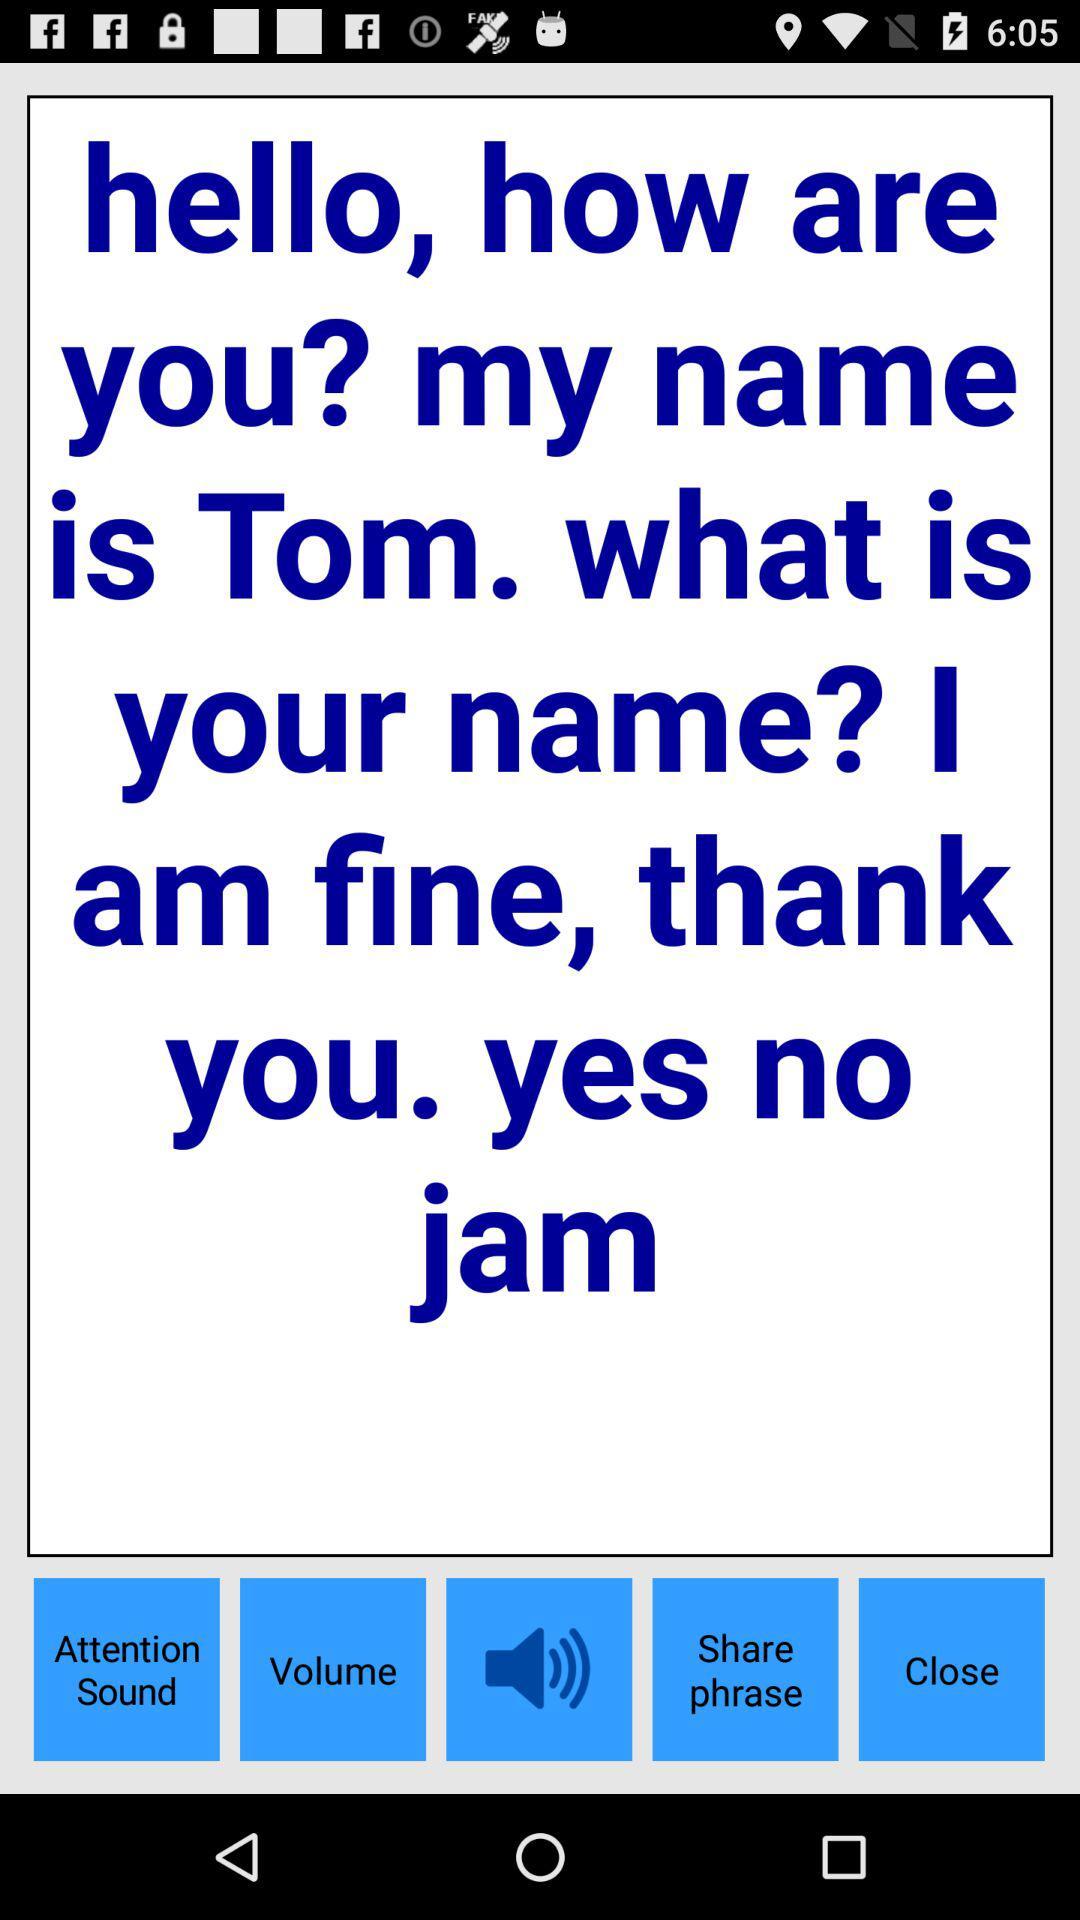  Describe the element at coordinates (745, 1669) in the screenshot. I see `the icon below hello how are item` at that location.